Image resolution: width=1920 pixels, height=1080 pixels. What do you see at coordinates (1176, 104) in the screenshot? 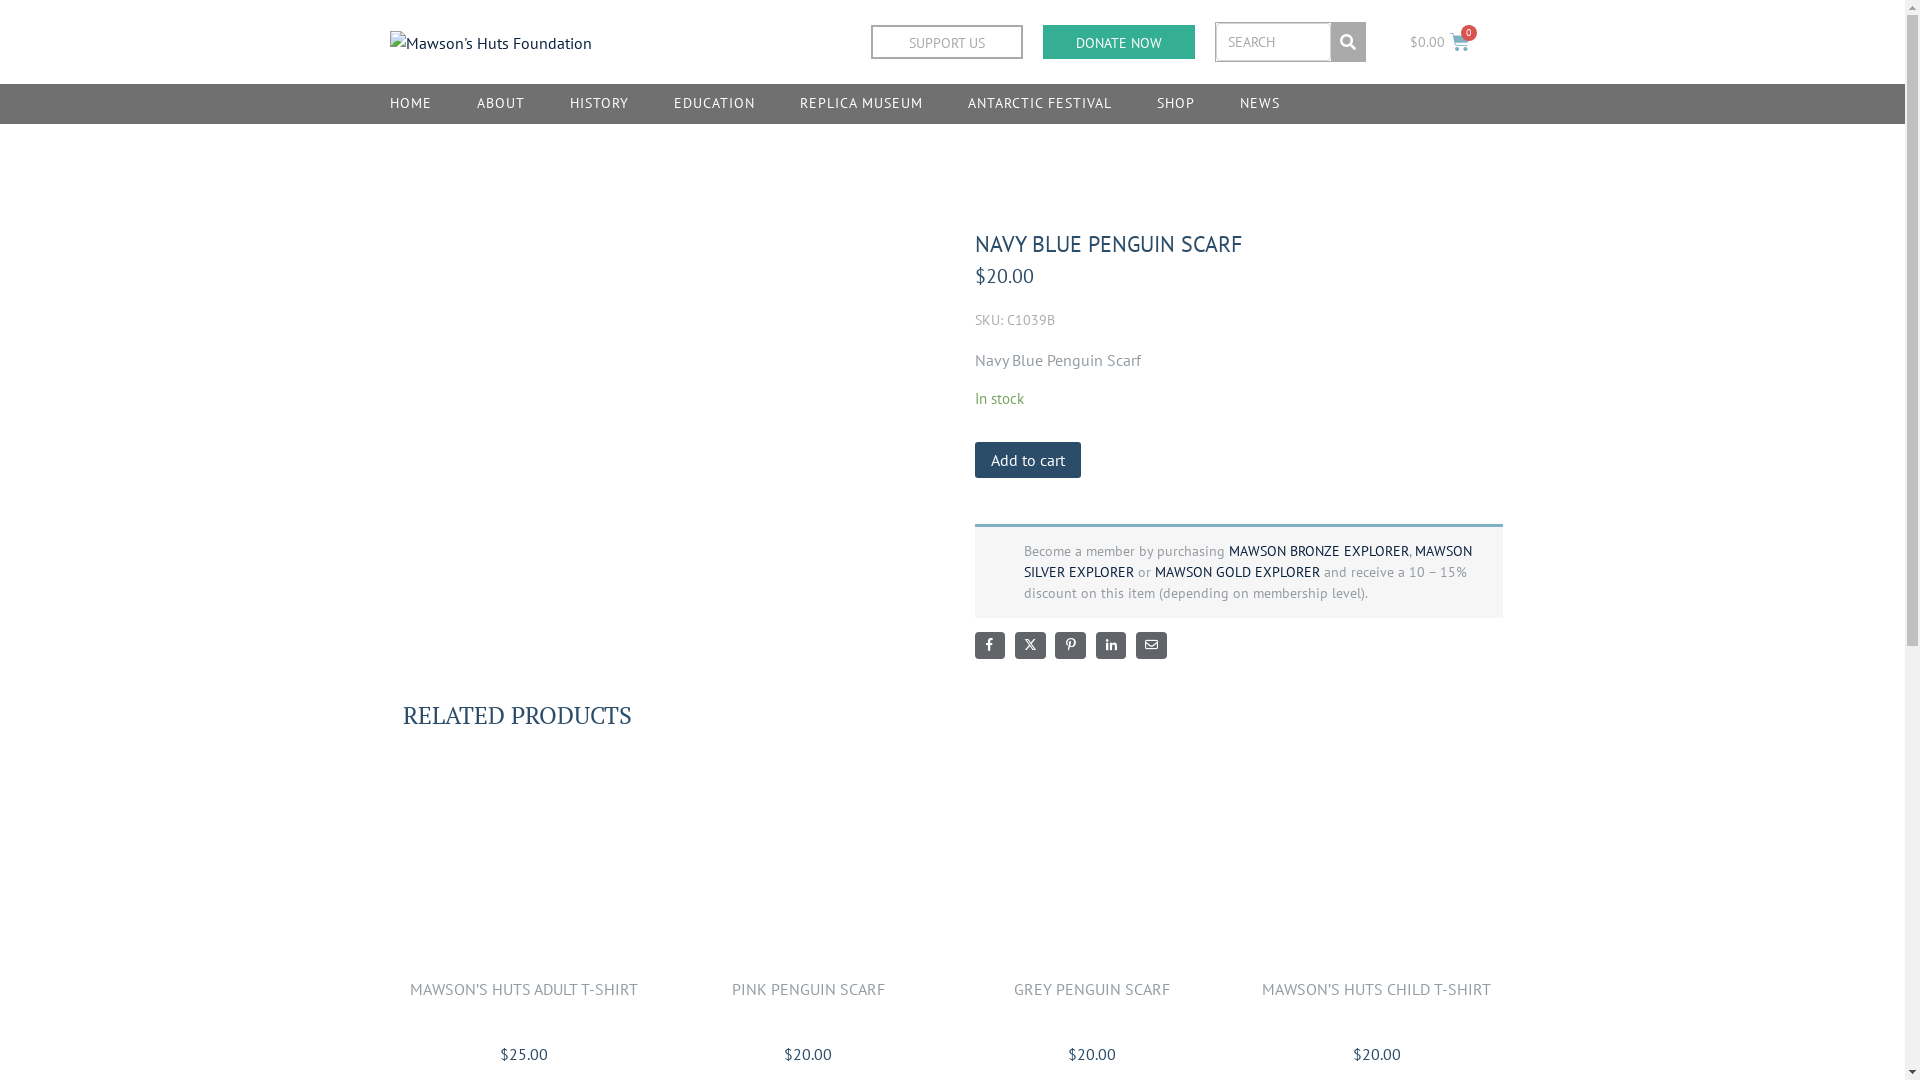
I see `'SHOP'` at bounding box center [1176, 104].